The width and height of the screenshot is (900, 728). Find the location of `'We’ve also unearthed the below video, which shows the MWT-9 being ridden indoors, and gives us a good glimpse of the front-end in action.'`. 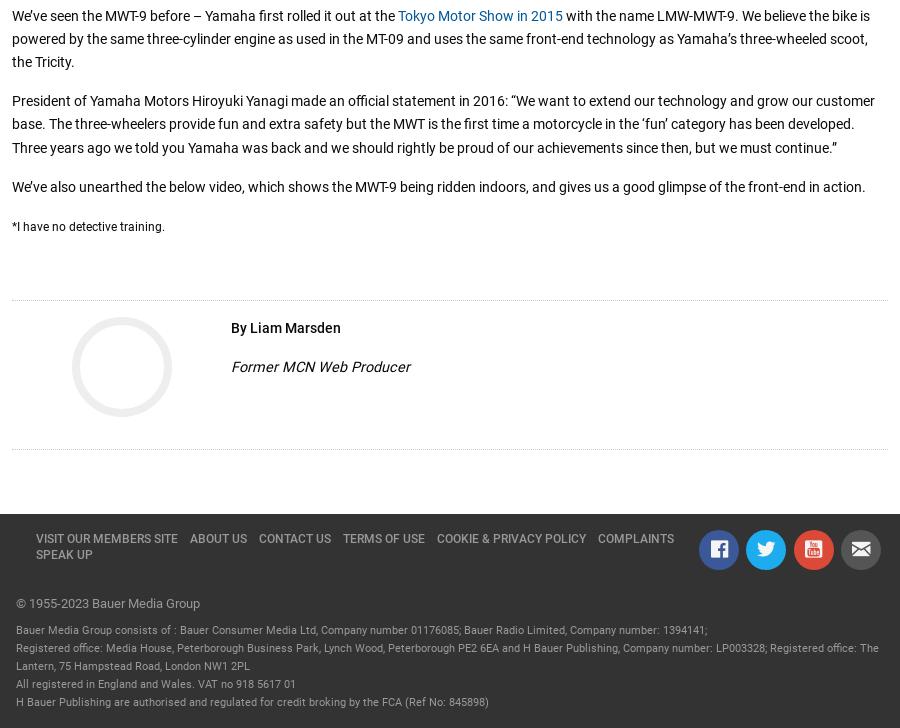

'We’ve also unearthed the below video, which shows the MWT-9 being ridden indoors, and gives us a good glimpse of the front-end in action.' is located at coordinates (10, 186).